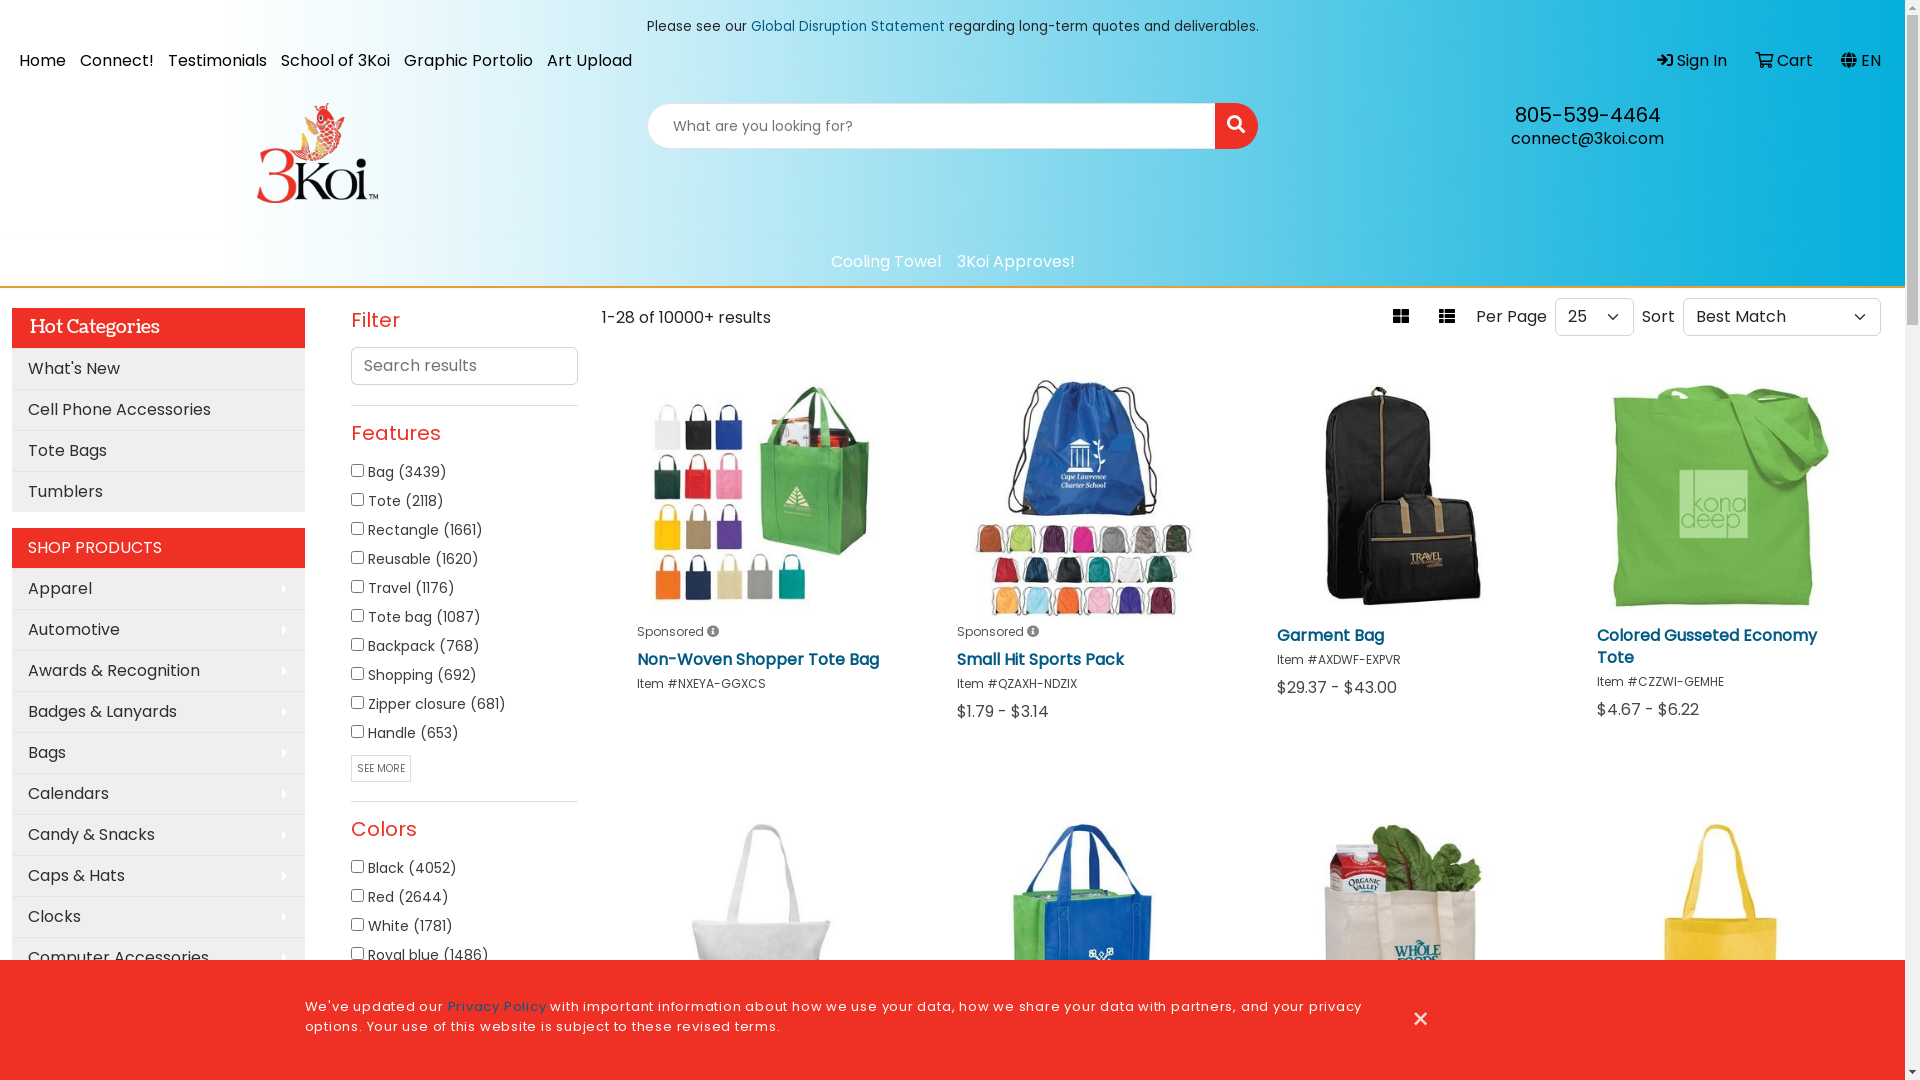 This screenshot has width=1920, height=1080. What do you see at coordinates (1690, 60) in the screenshot?
I see `'Sign In'` at bounding box center [1690, 60].